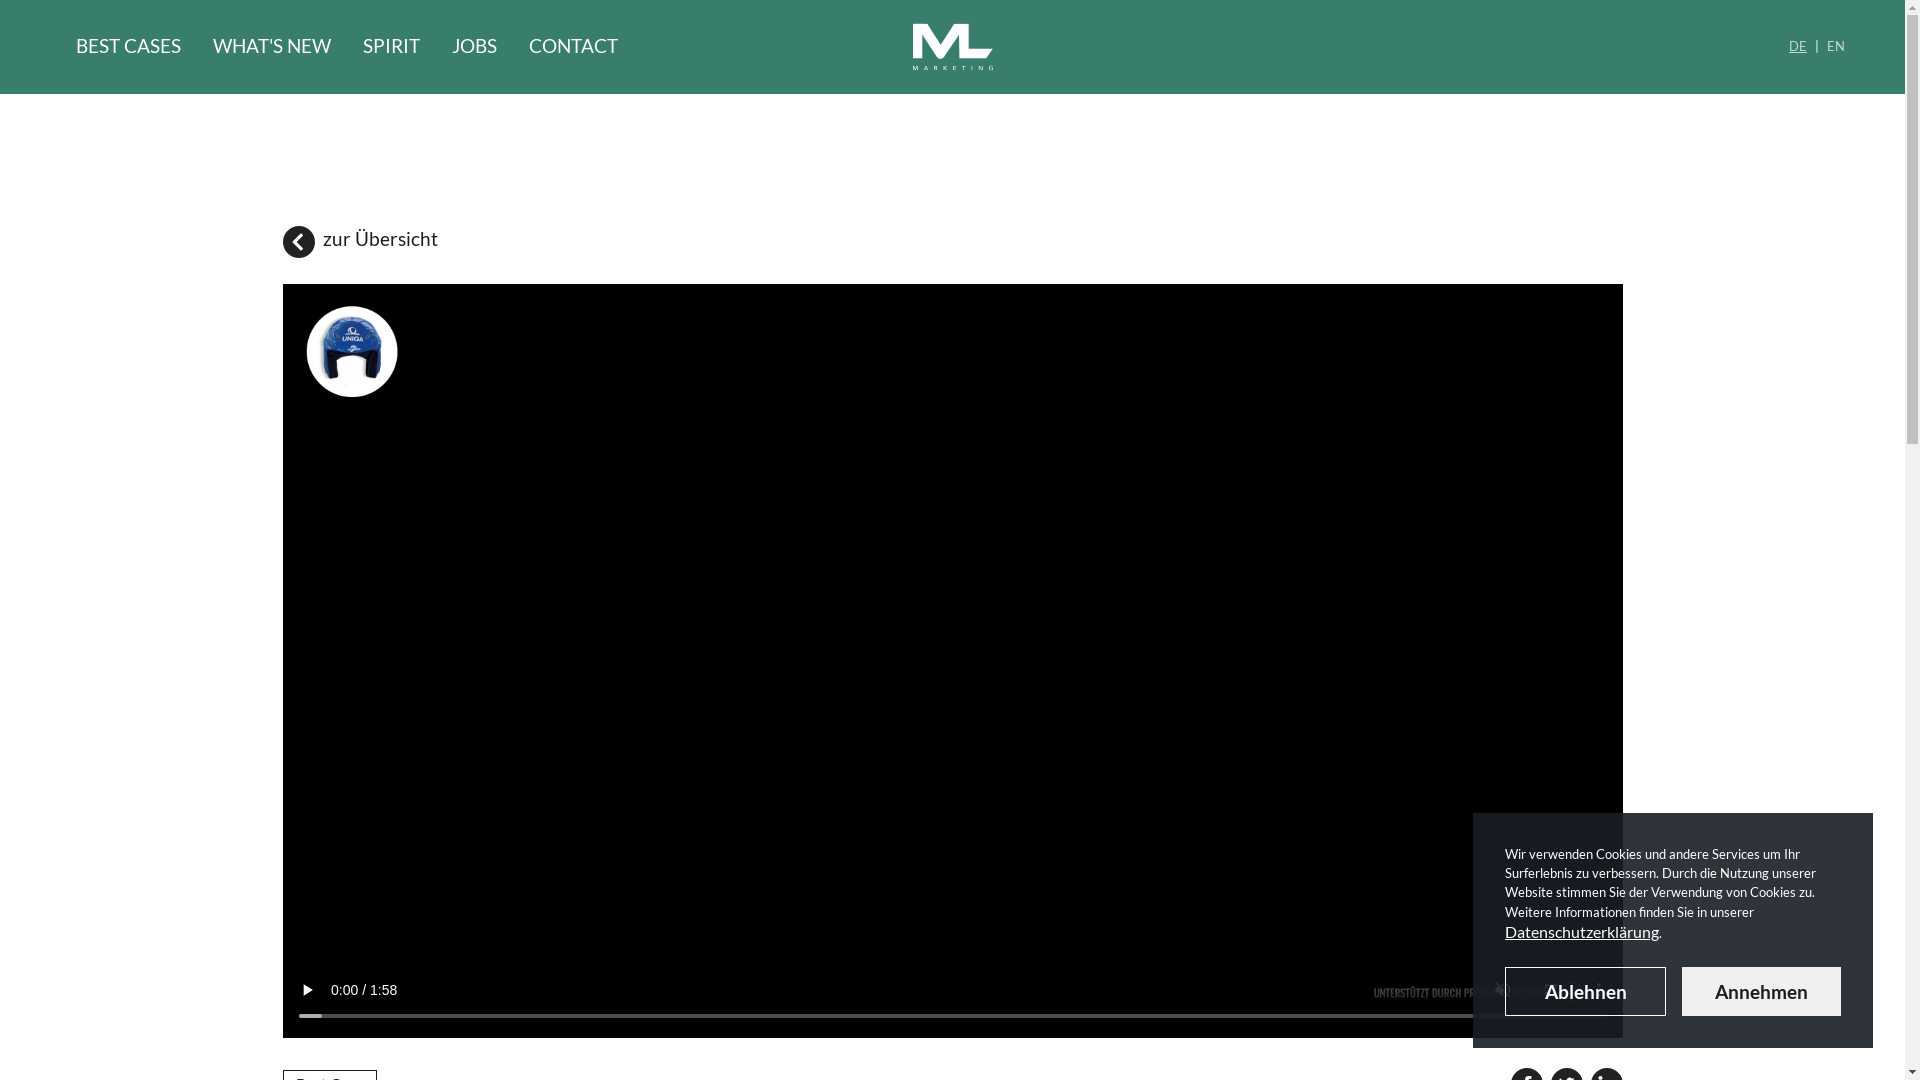  Describe the element at coordinates (76, 46) in the screenshot. I see `'BEST CASES'` at that location.